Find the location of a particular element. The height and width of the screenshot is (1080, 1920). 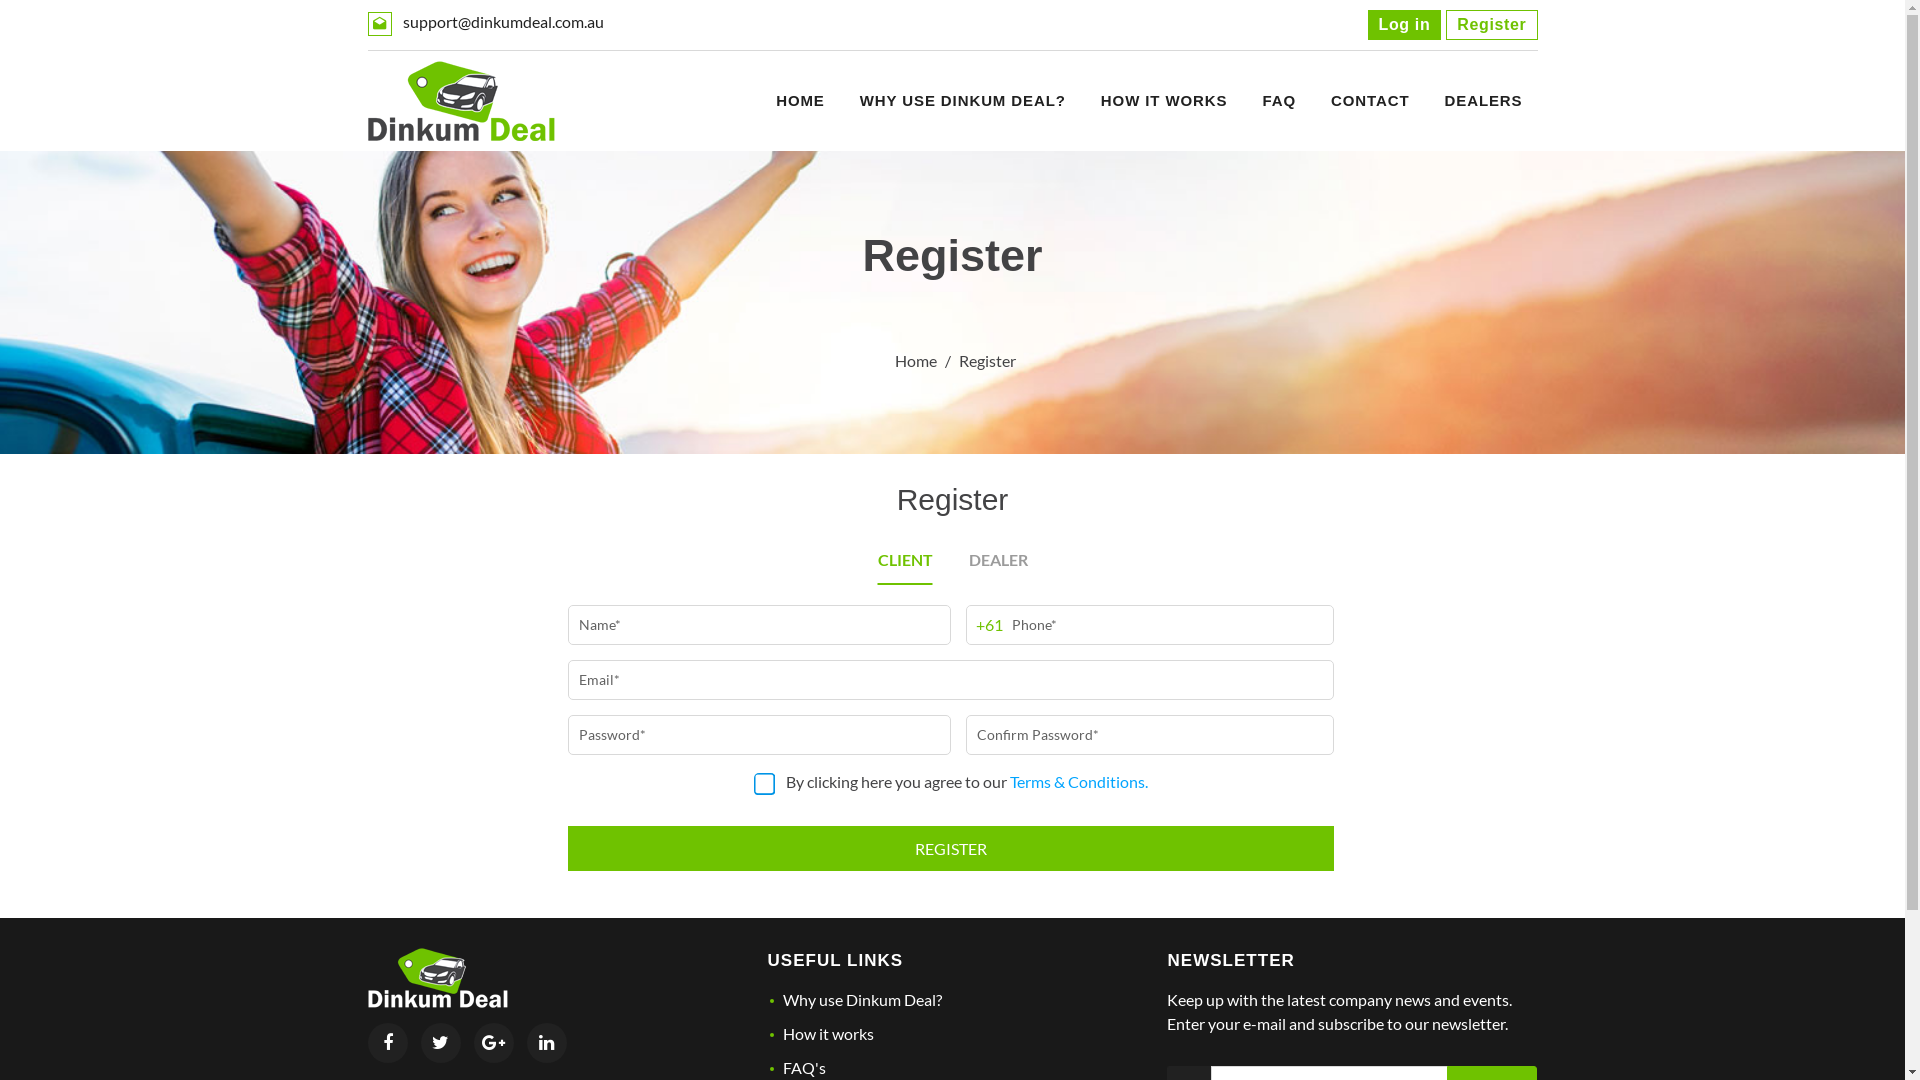

'Log in' is located at coordinates (1404, 24).